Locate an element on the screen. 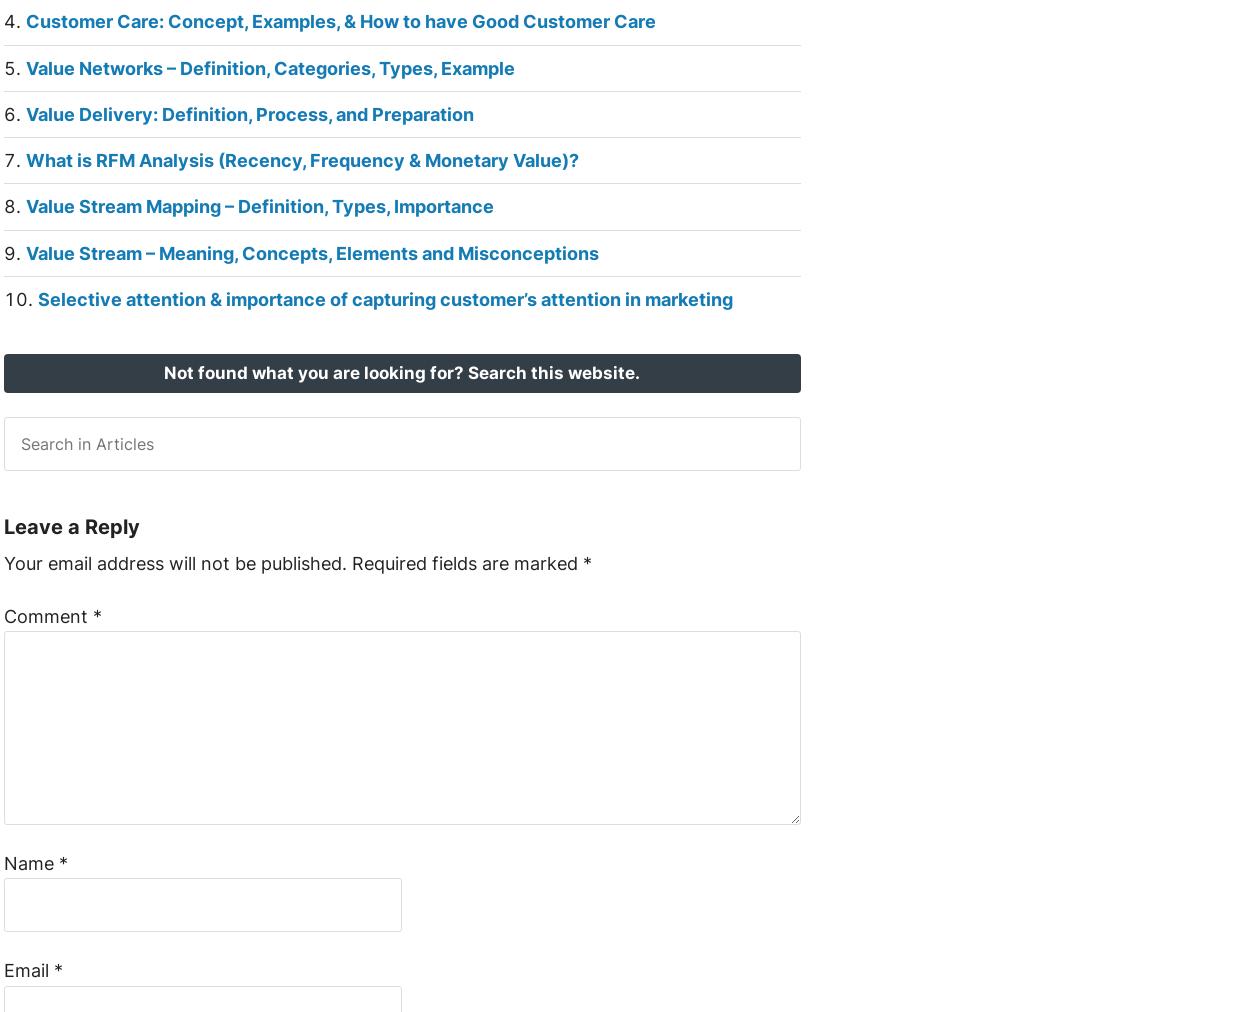 Image resolution: width=1250 pixels, height=1012 pixels. 'Value Stream – Meaning, Concepts, Elements and Misconceptions' is located at coordinates (311, 252).